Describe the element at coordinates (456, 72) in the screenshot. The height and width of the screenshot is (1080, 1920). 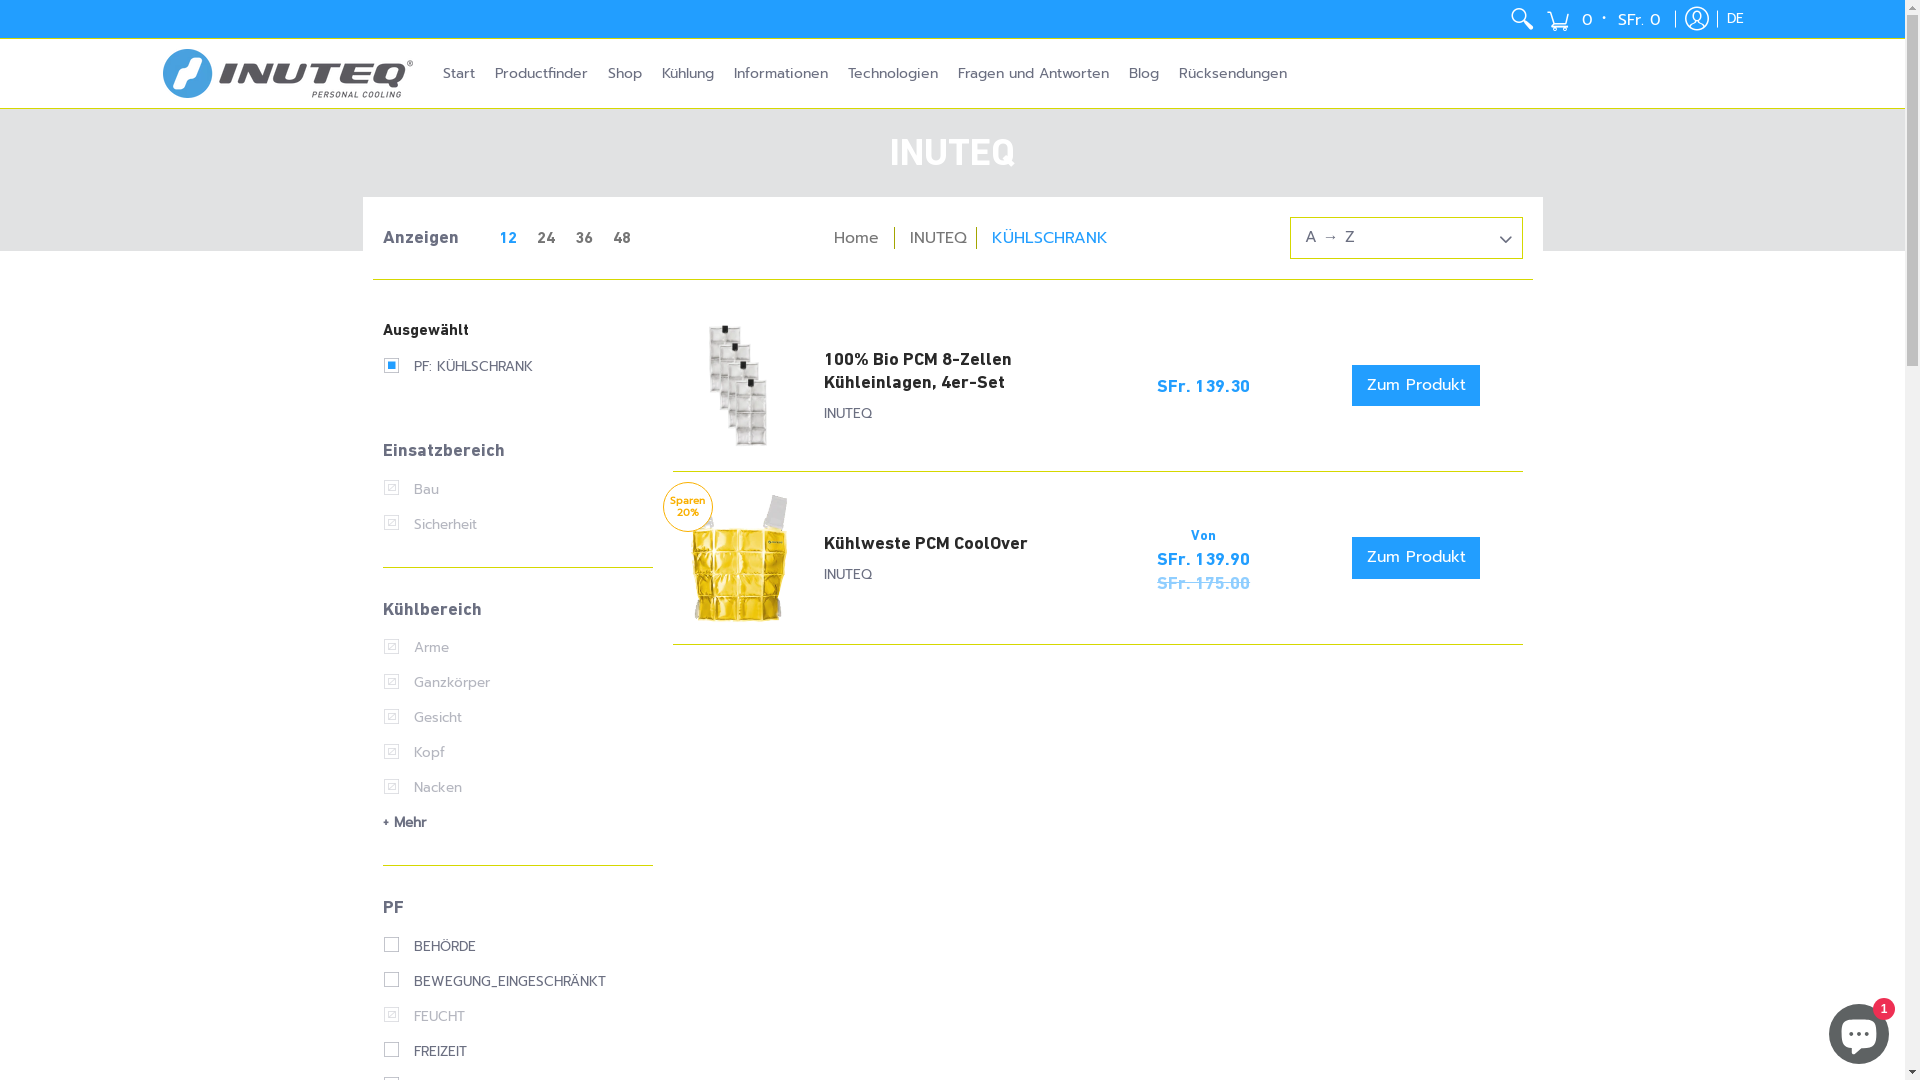
I see `'Start'` at that location.